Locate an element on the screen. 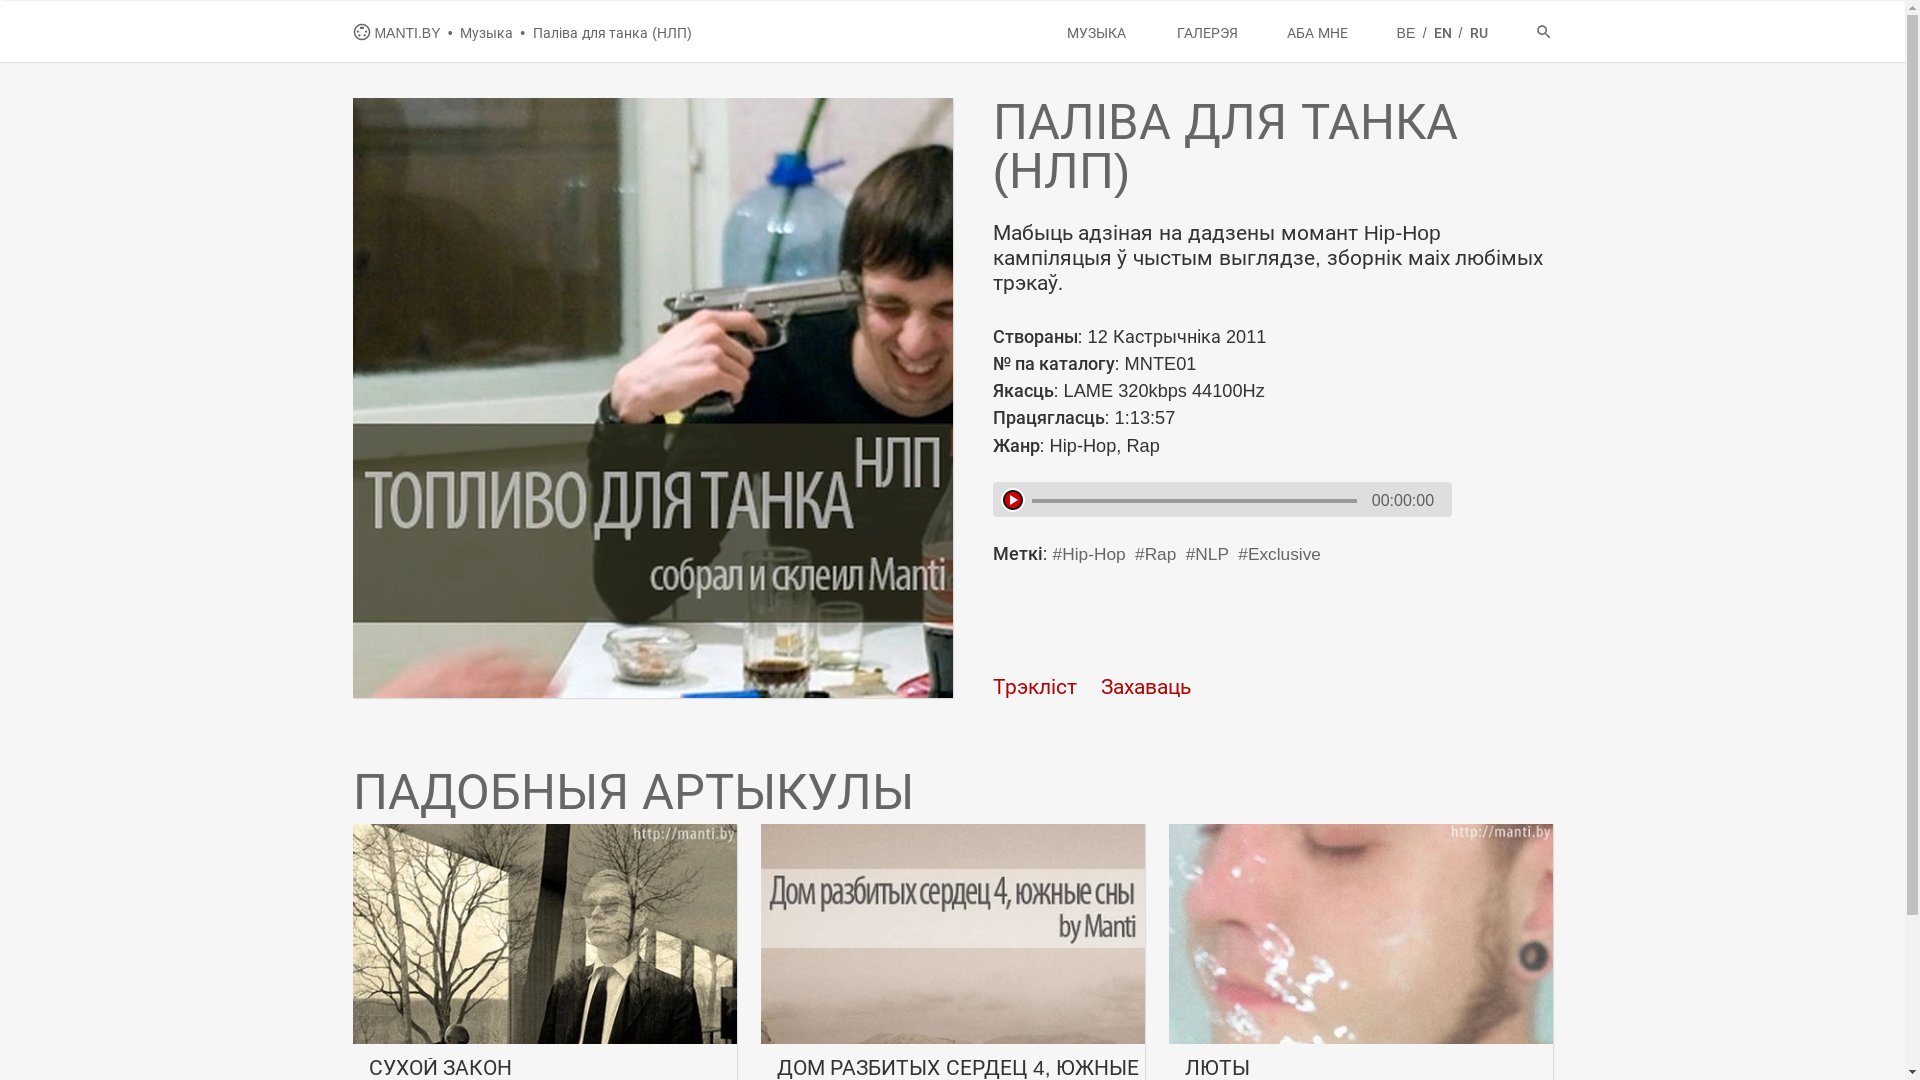 The image size is (1920, 1080). 'RU' is located at coordinates (1478, 33).